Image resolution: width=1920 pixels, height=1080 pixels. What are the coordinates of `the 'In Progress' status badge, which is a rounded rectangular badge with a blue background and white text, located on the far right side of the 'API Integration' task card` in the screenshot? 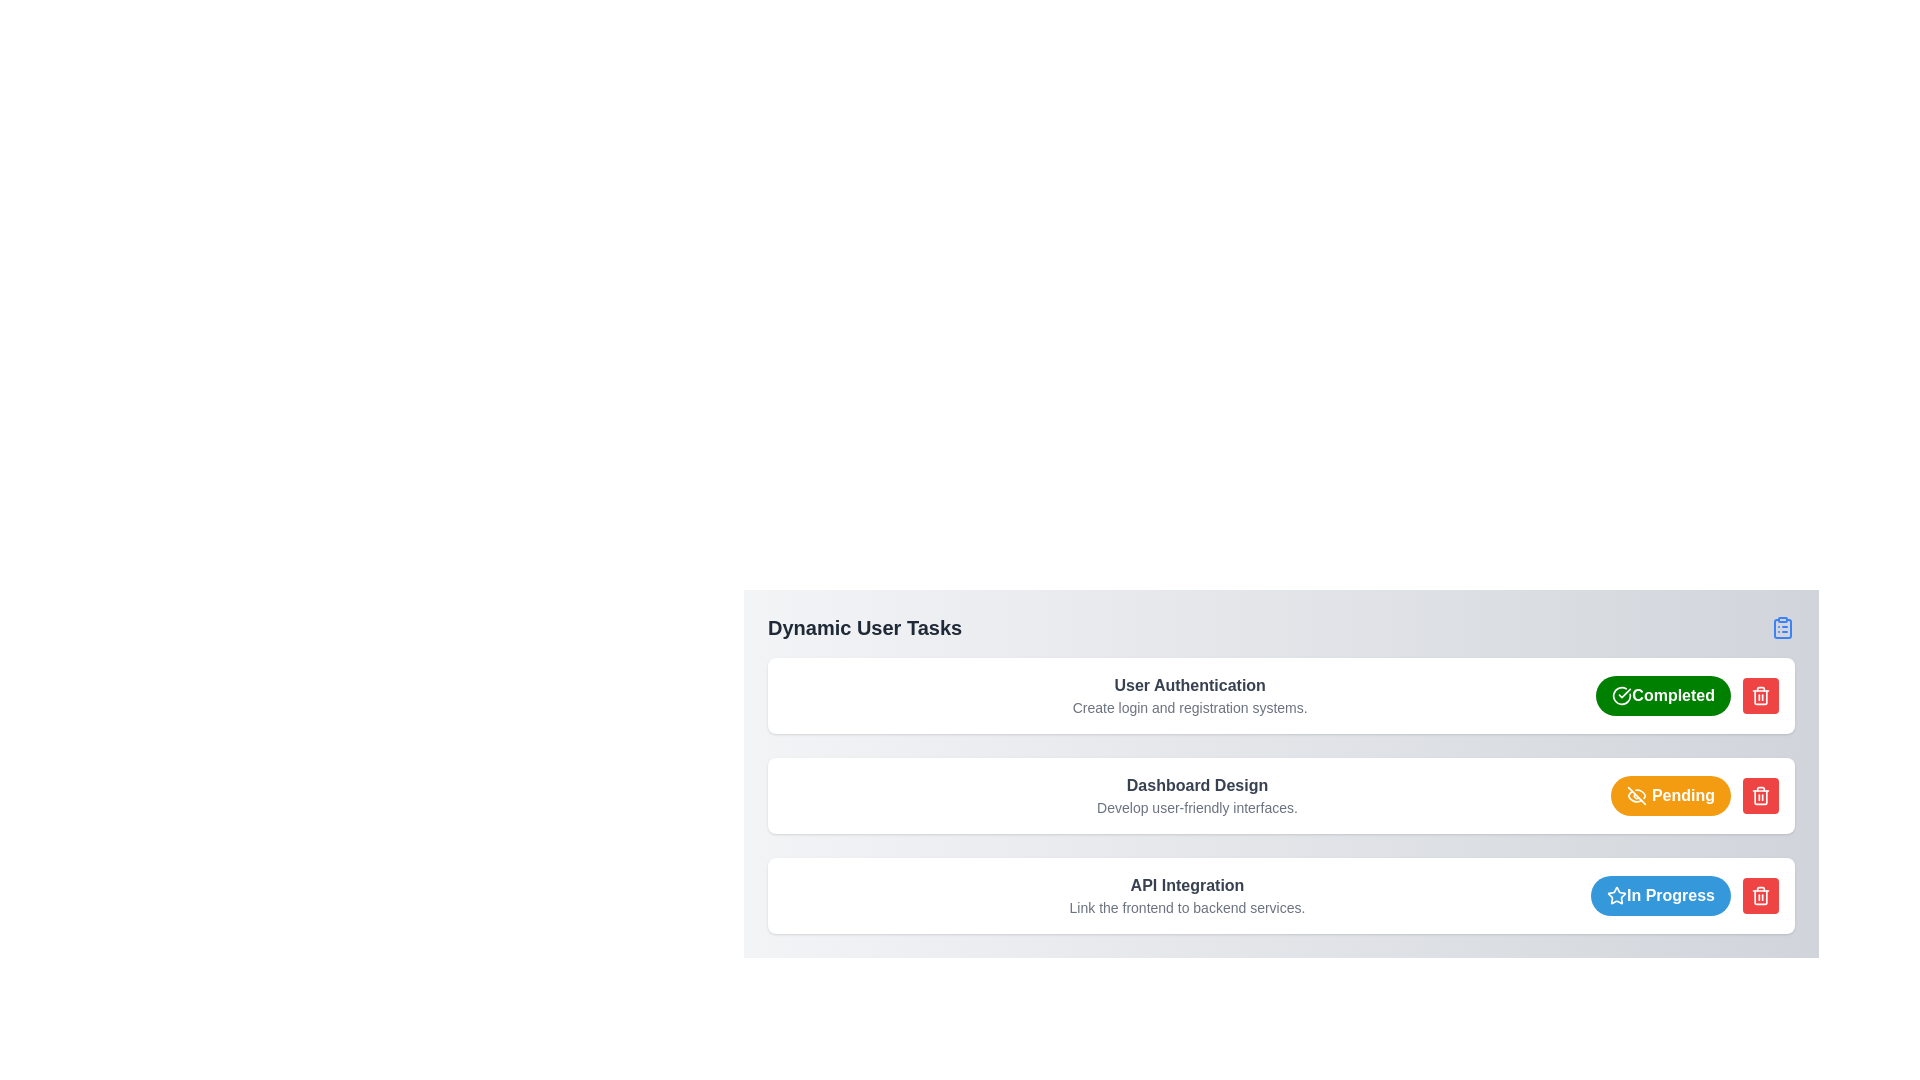 It's located at (1660, 894).